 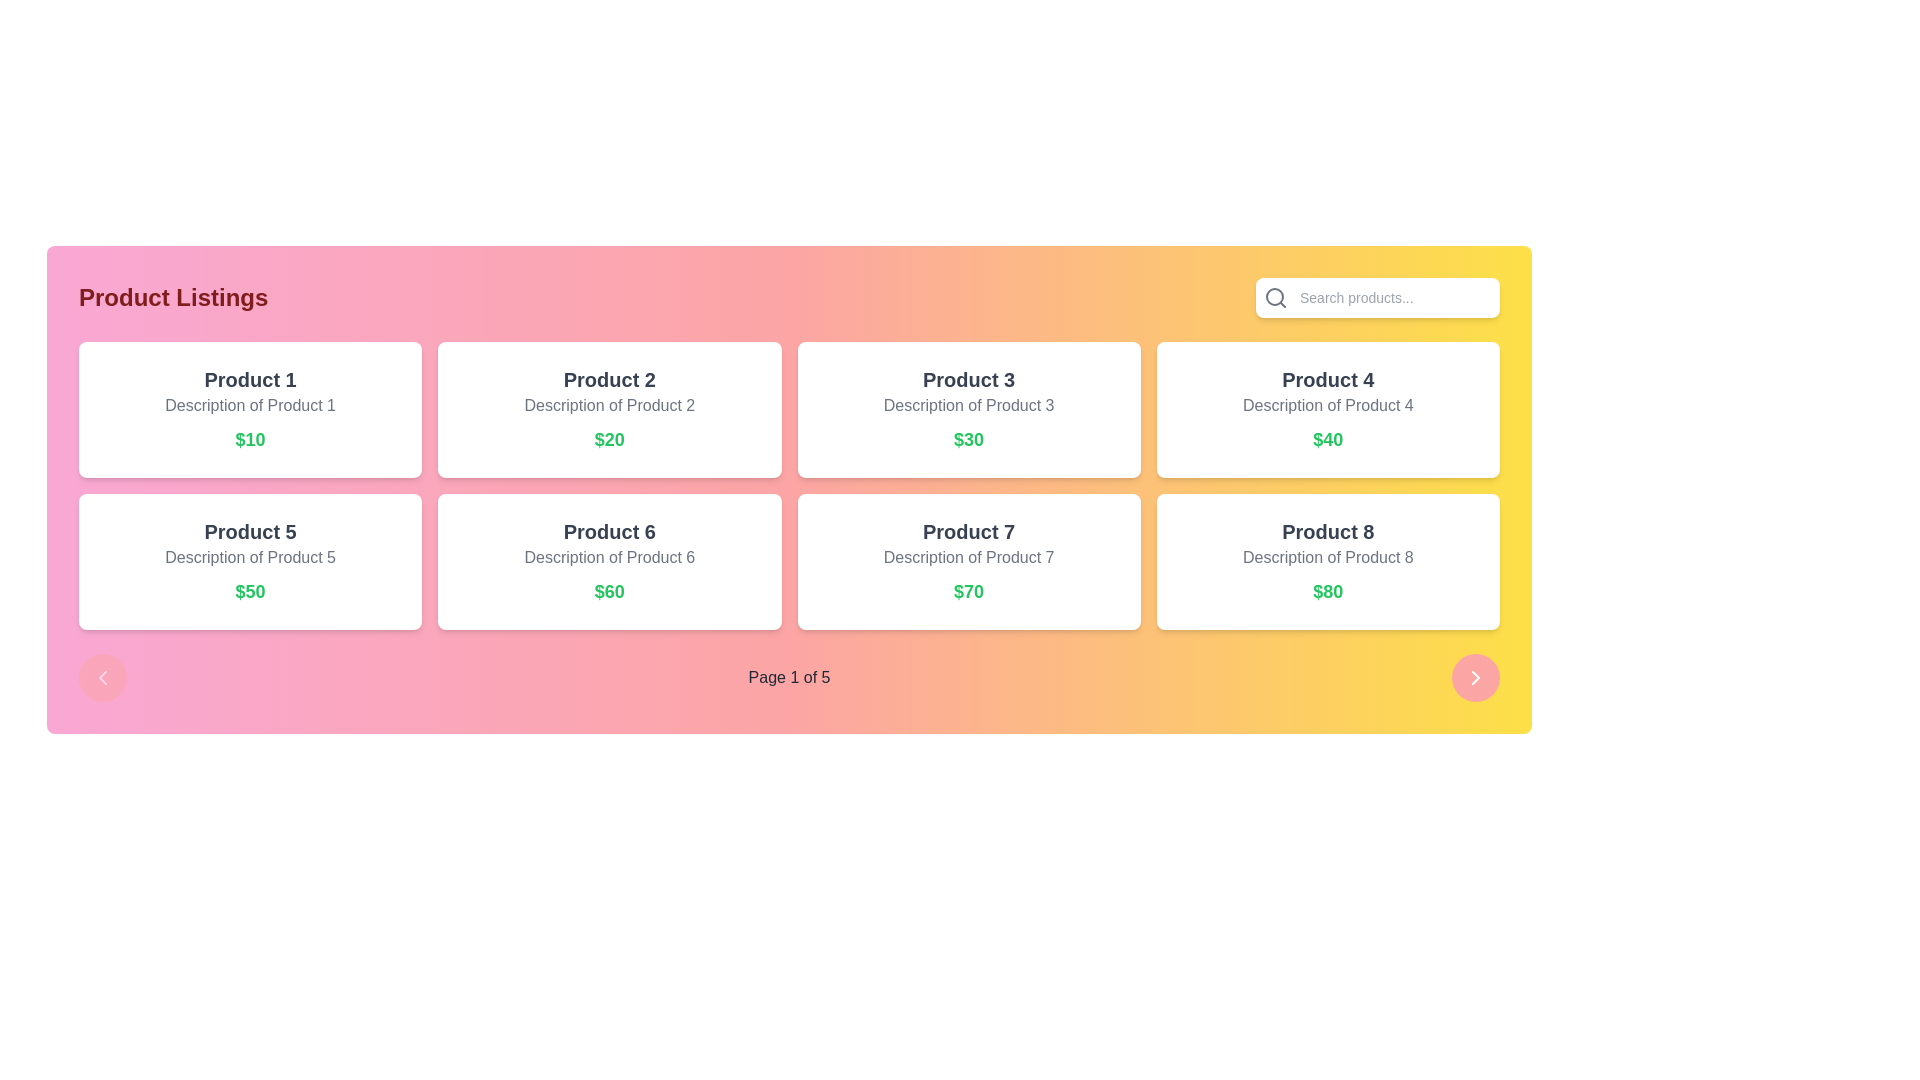 I want to click on the descriptive text label for 'Product 3', which is located below the title and above the price in the top-right section of the grid layout, so click(x=969, y=405).